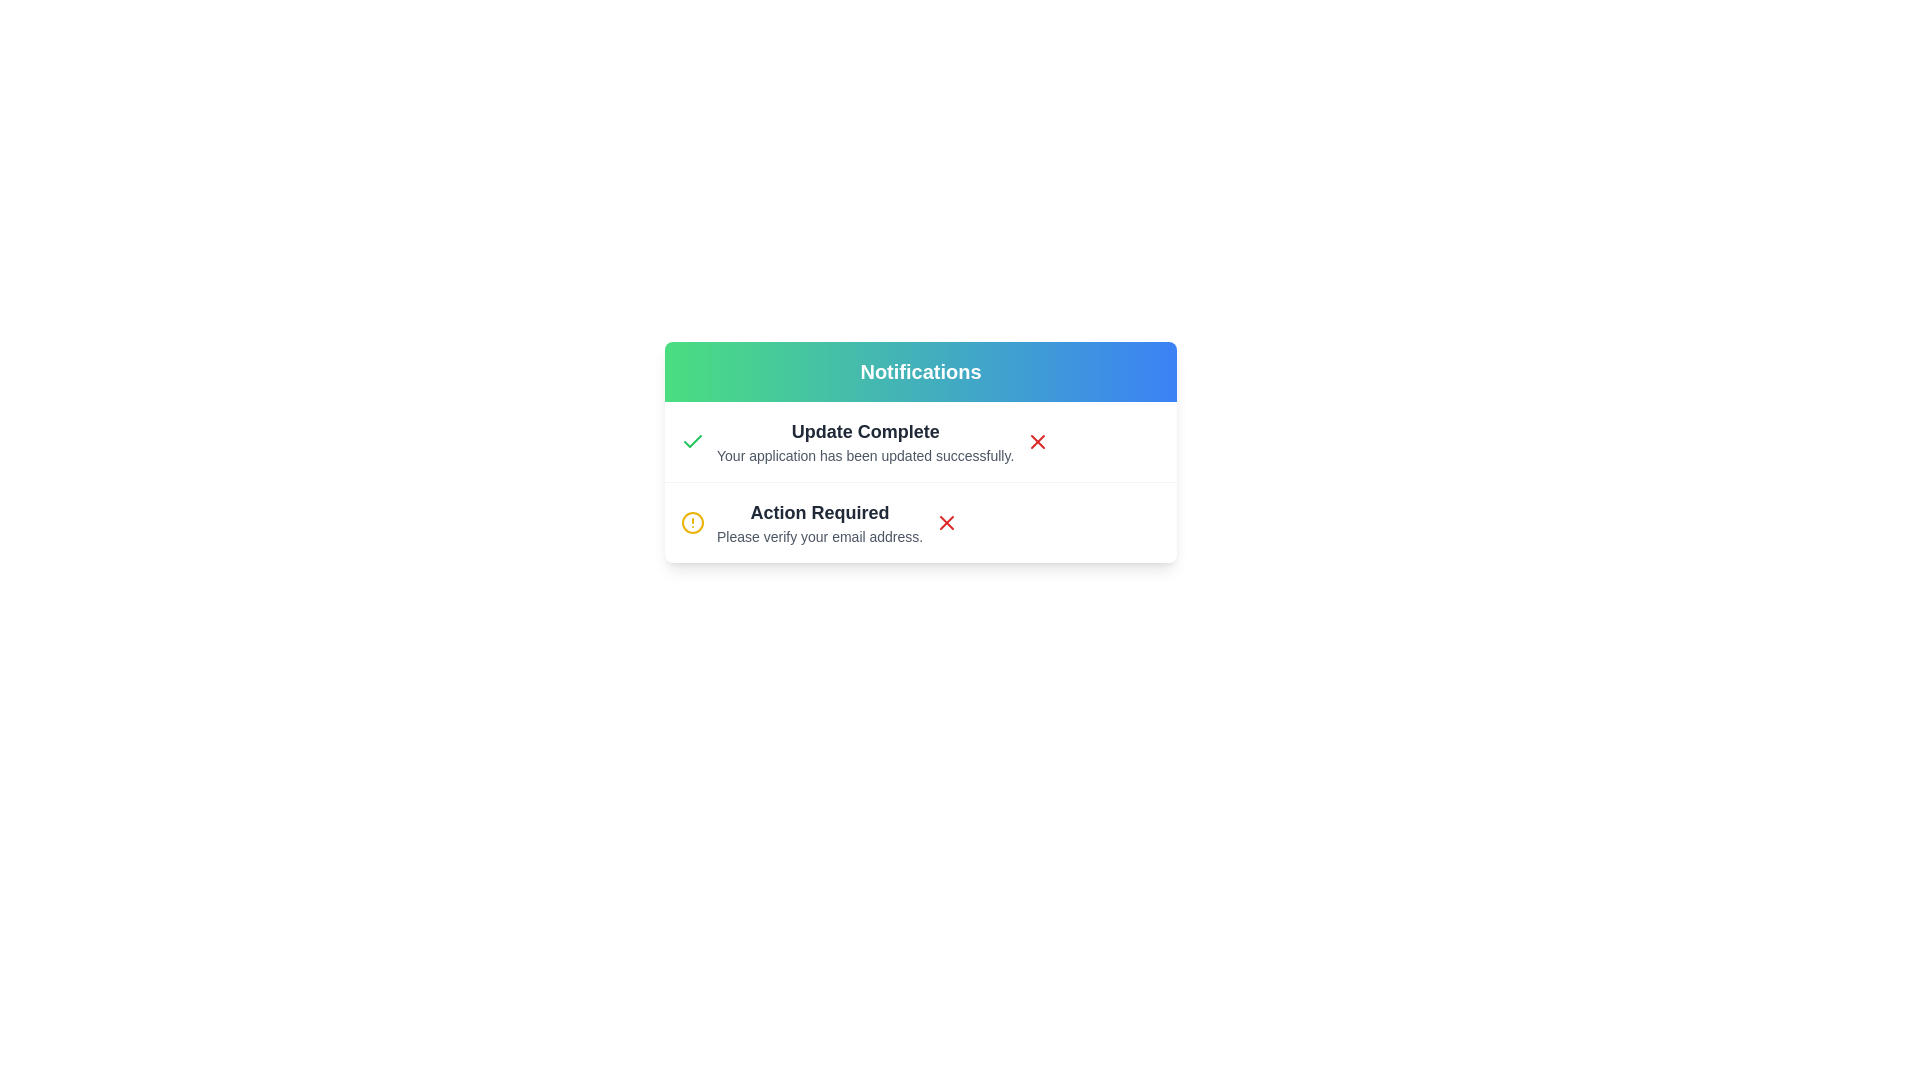  Describe the element at coordinates (920, 482) in the screenshot. I see `the notifications in the Informational message panel, which contains two notifications titled 'Update Complete' and 'Action Required', located in the lower portion of the notification card section beneath the header 'Notifications'` at that location.